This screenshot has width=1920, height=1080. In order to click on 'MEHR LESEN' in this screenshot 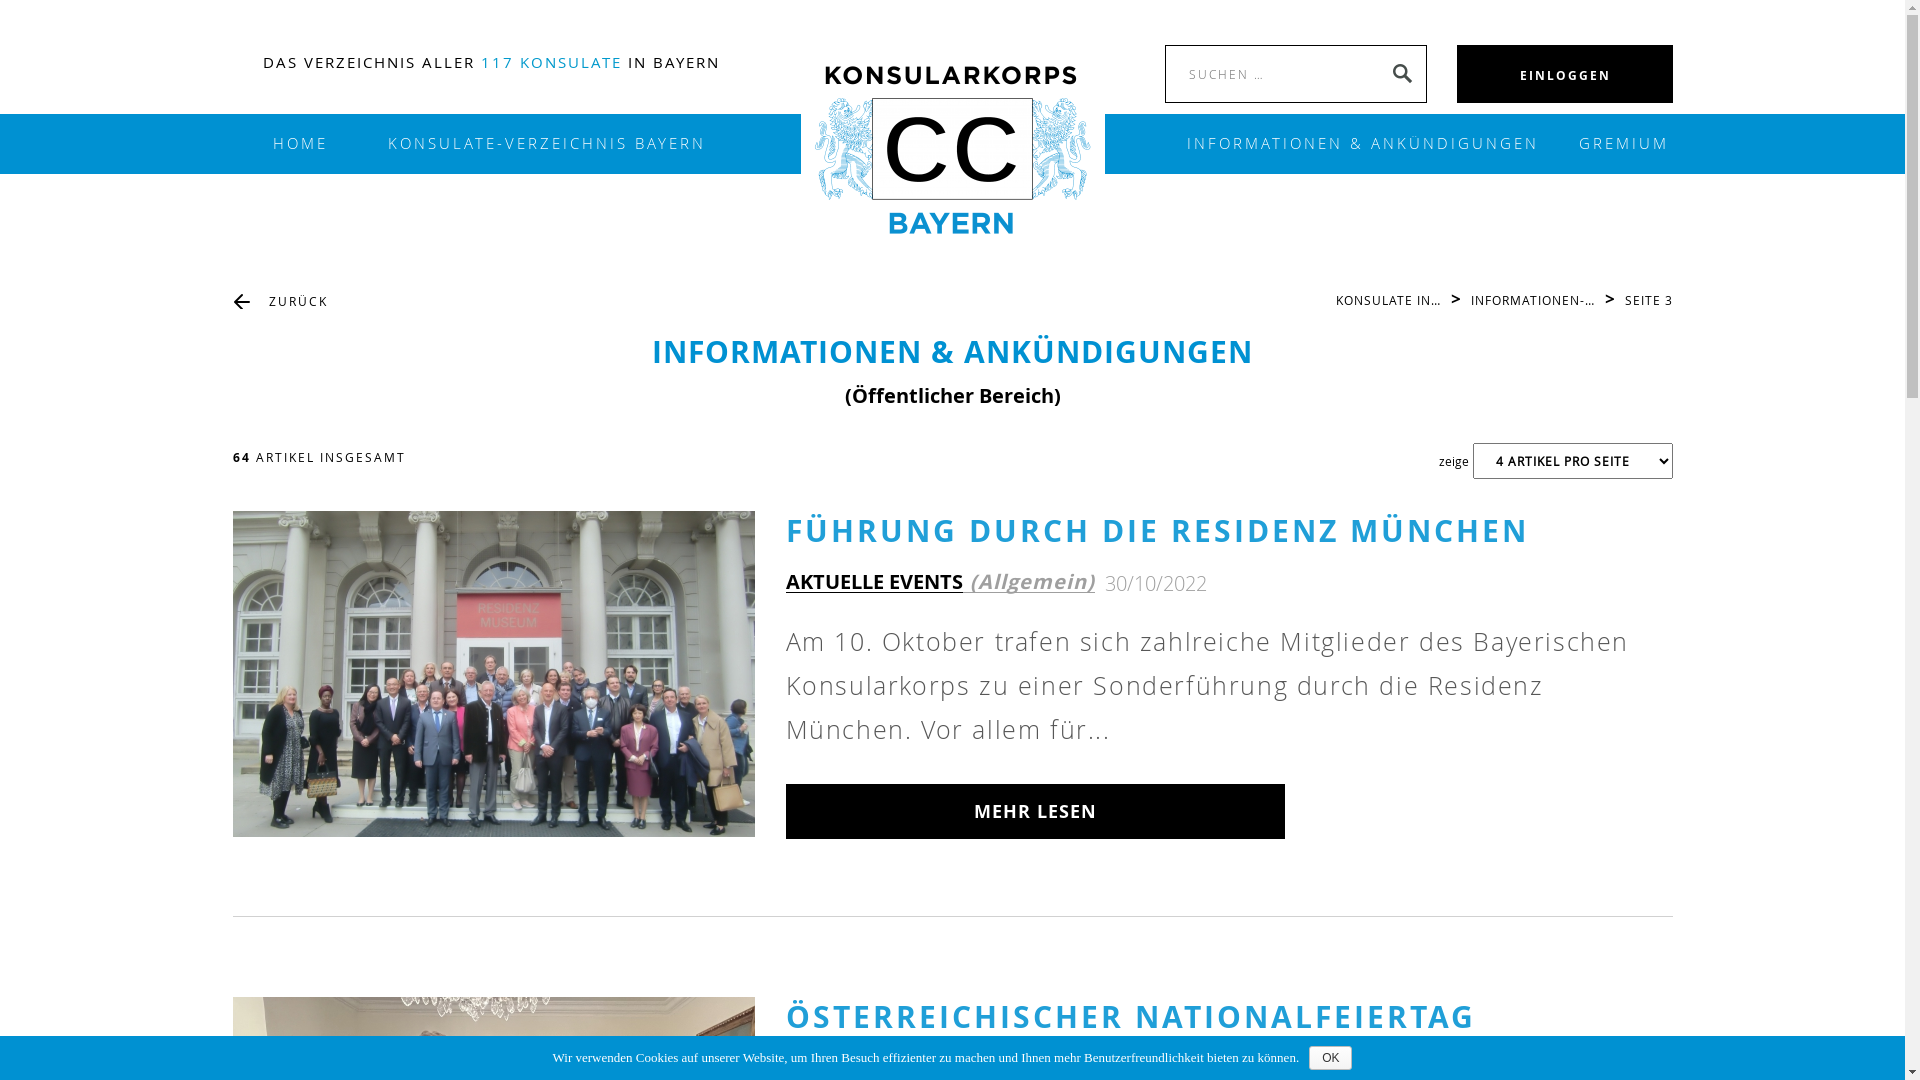, I will do `click(1035, 811)`.